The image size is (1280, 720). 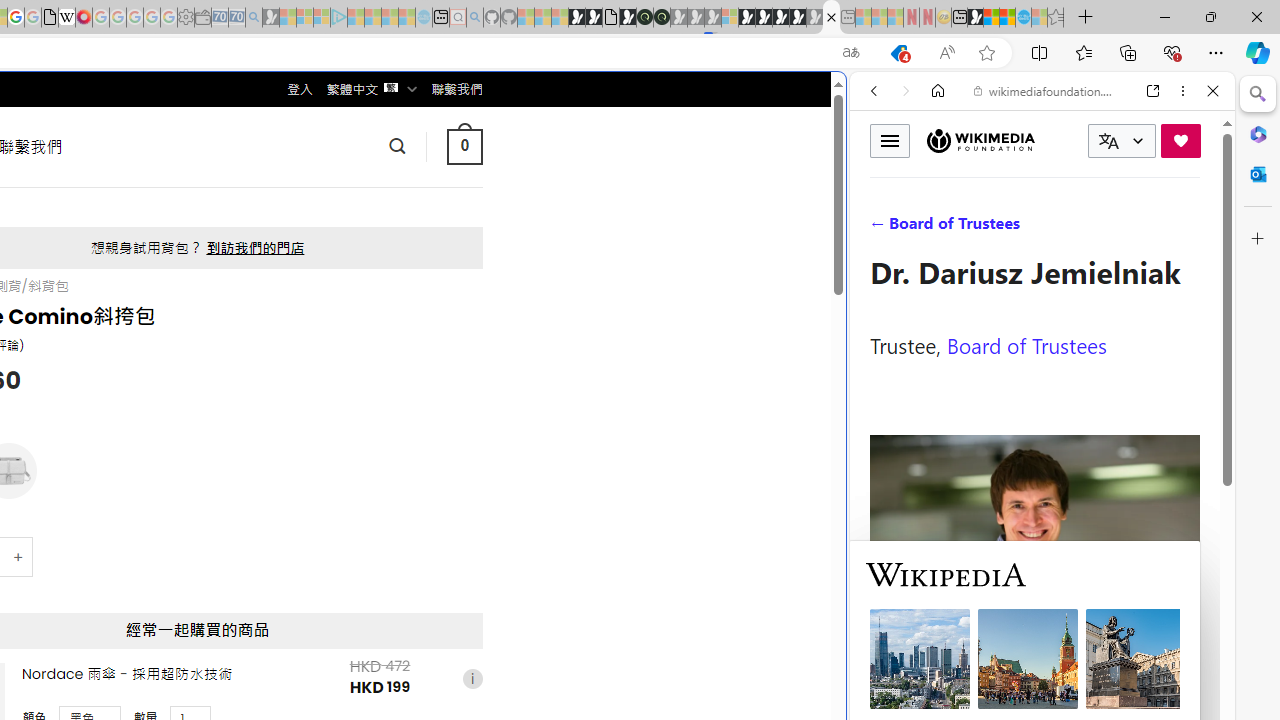 What do you see at coordinates (661, 17) in the screenshot?
I see `'Future Focus Report 2024'` at bounding box center [661, 17].